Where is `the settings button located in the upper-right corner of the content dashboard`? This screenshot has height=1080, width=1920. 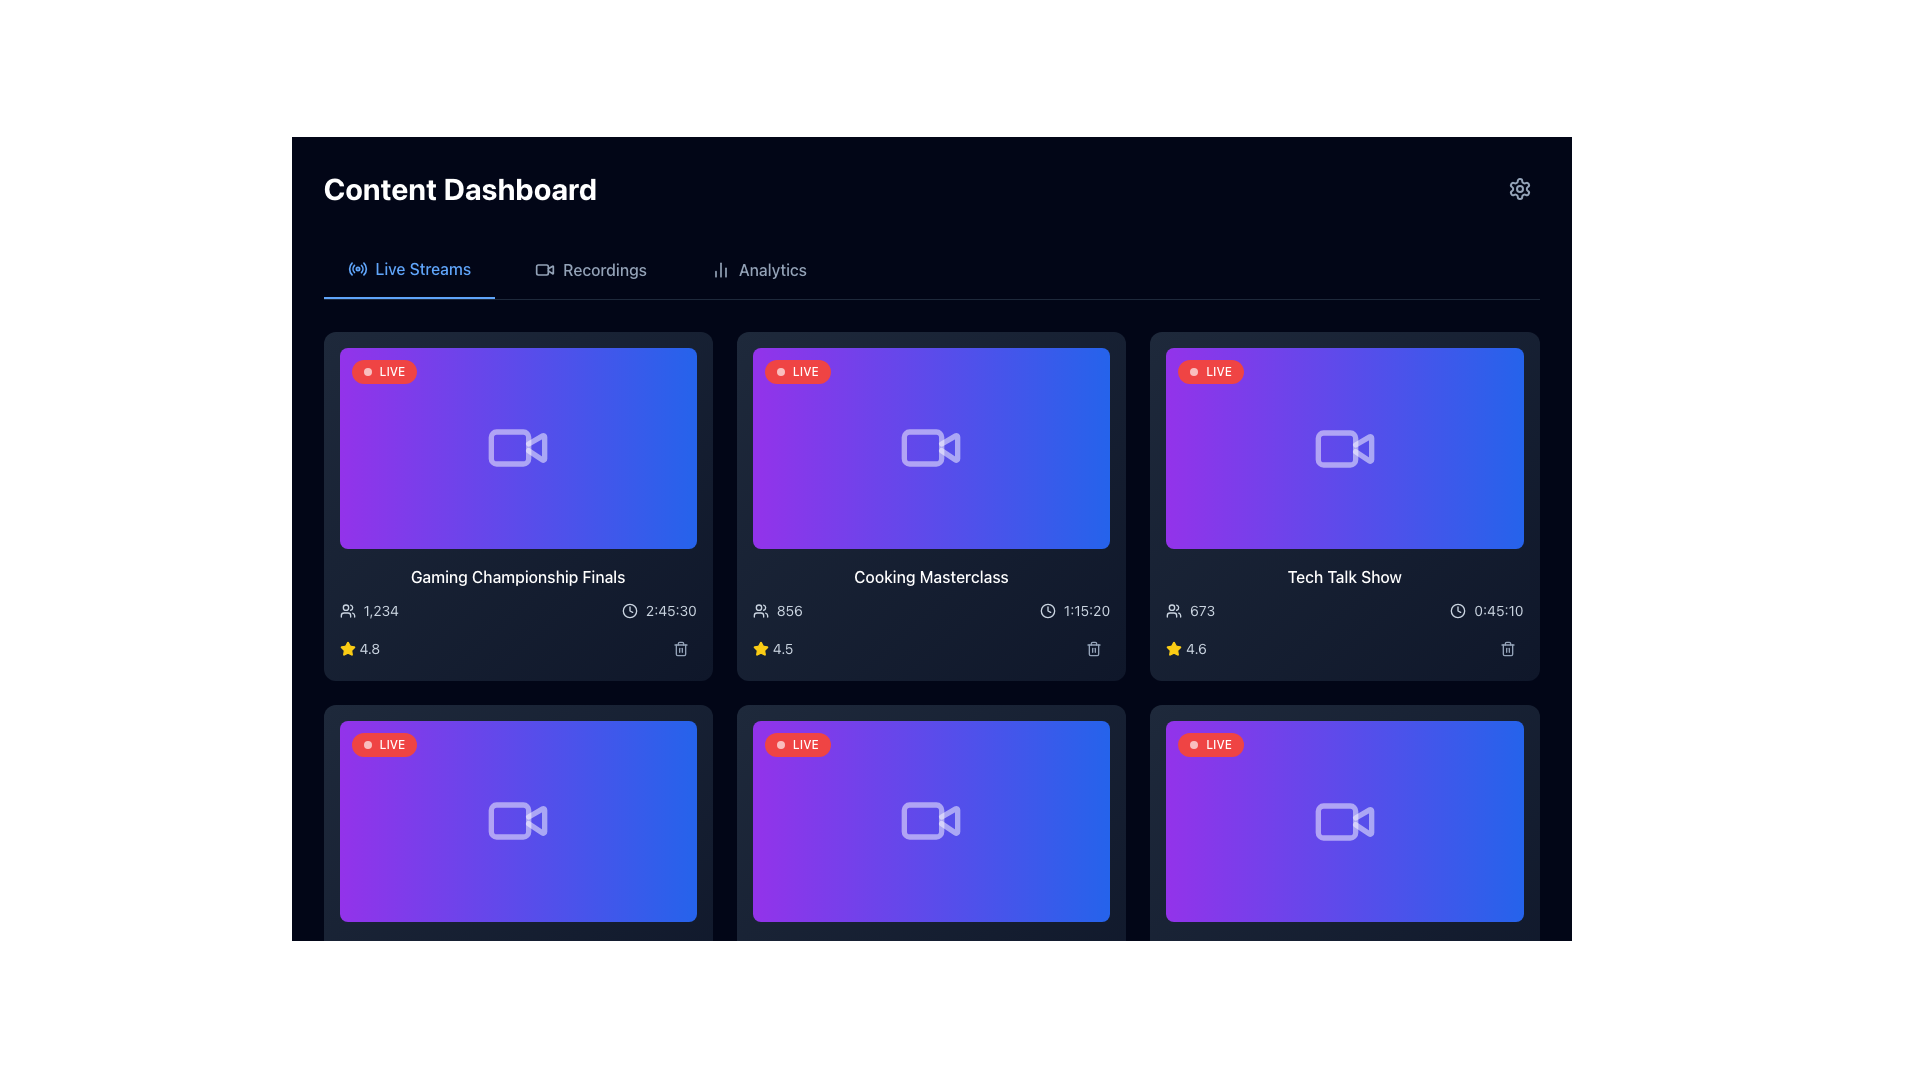
the settings button located in the upper-right corner of the content dashboard is located at coordinates (1519, 189).